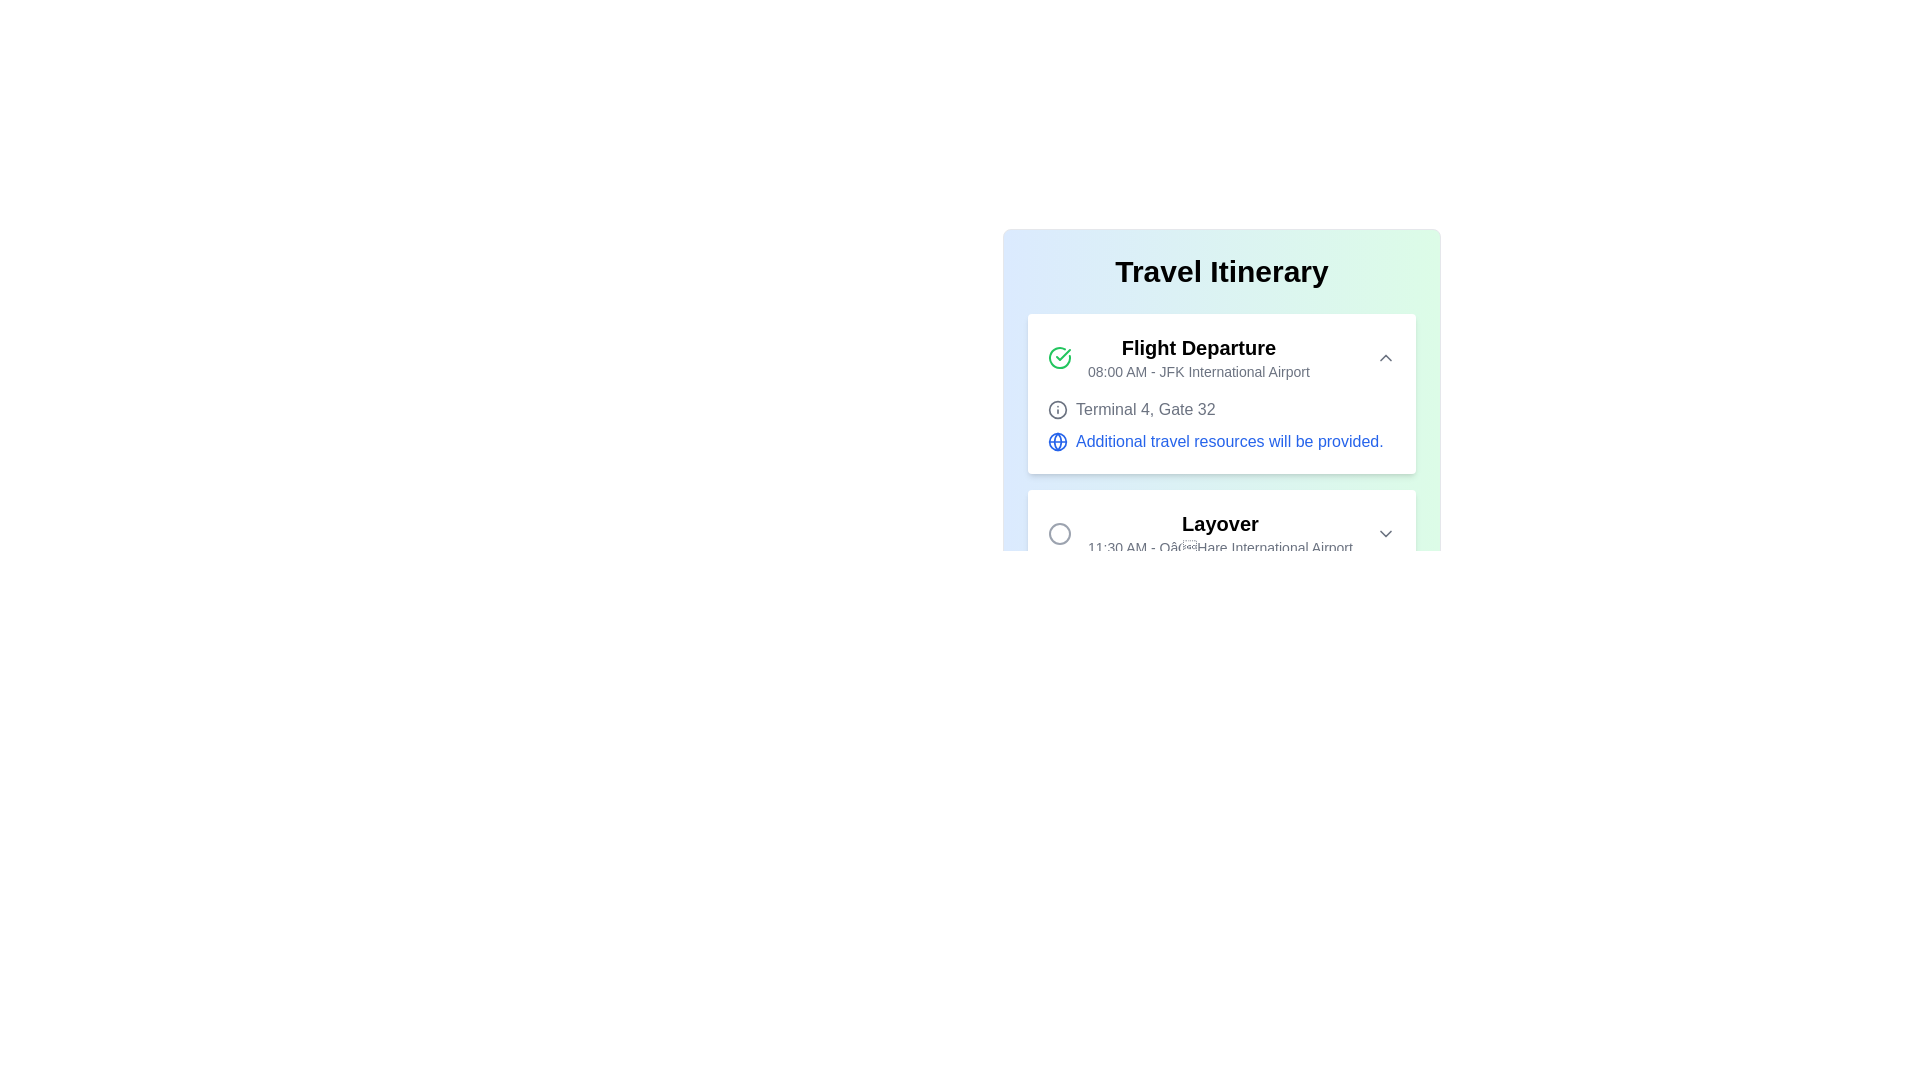 The image size is (1920, 1080). I want to click on the text label indicating a layover in the travel itinerary, located centrally below the 'Travel Itinerary' header, so click(1219, 523).